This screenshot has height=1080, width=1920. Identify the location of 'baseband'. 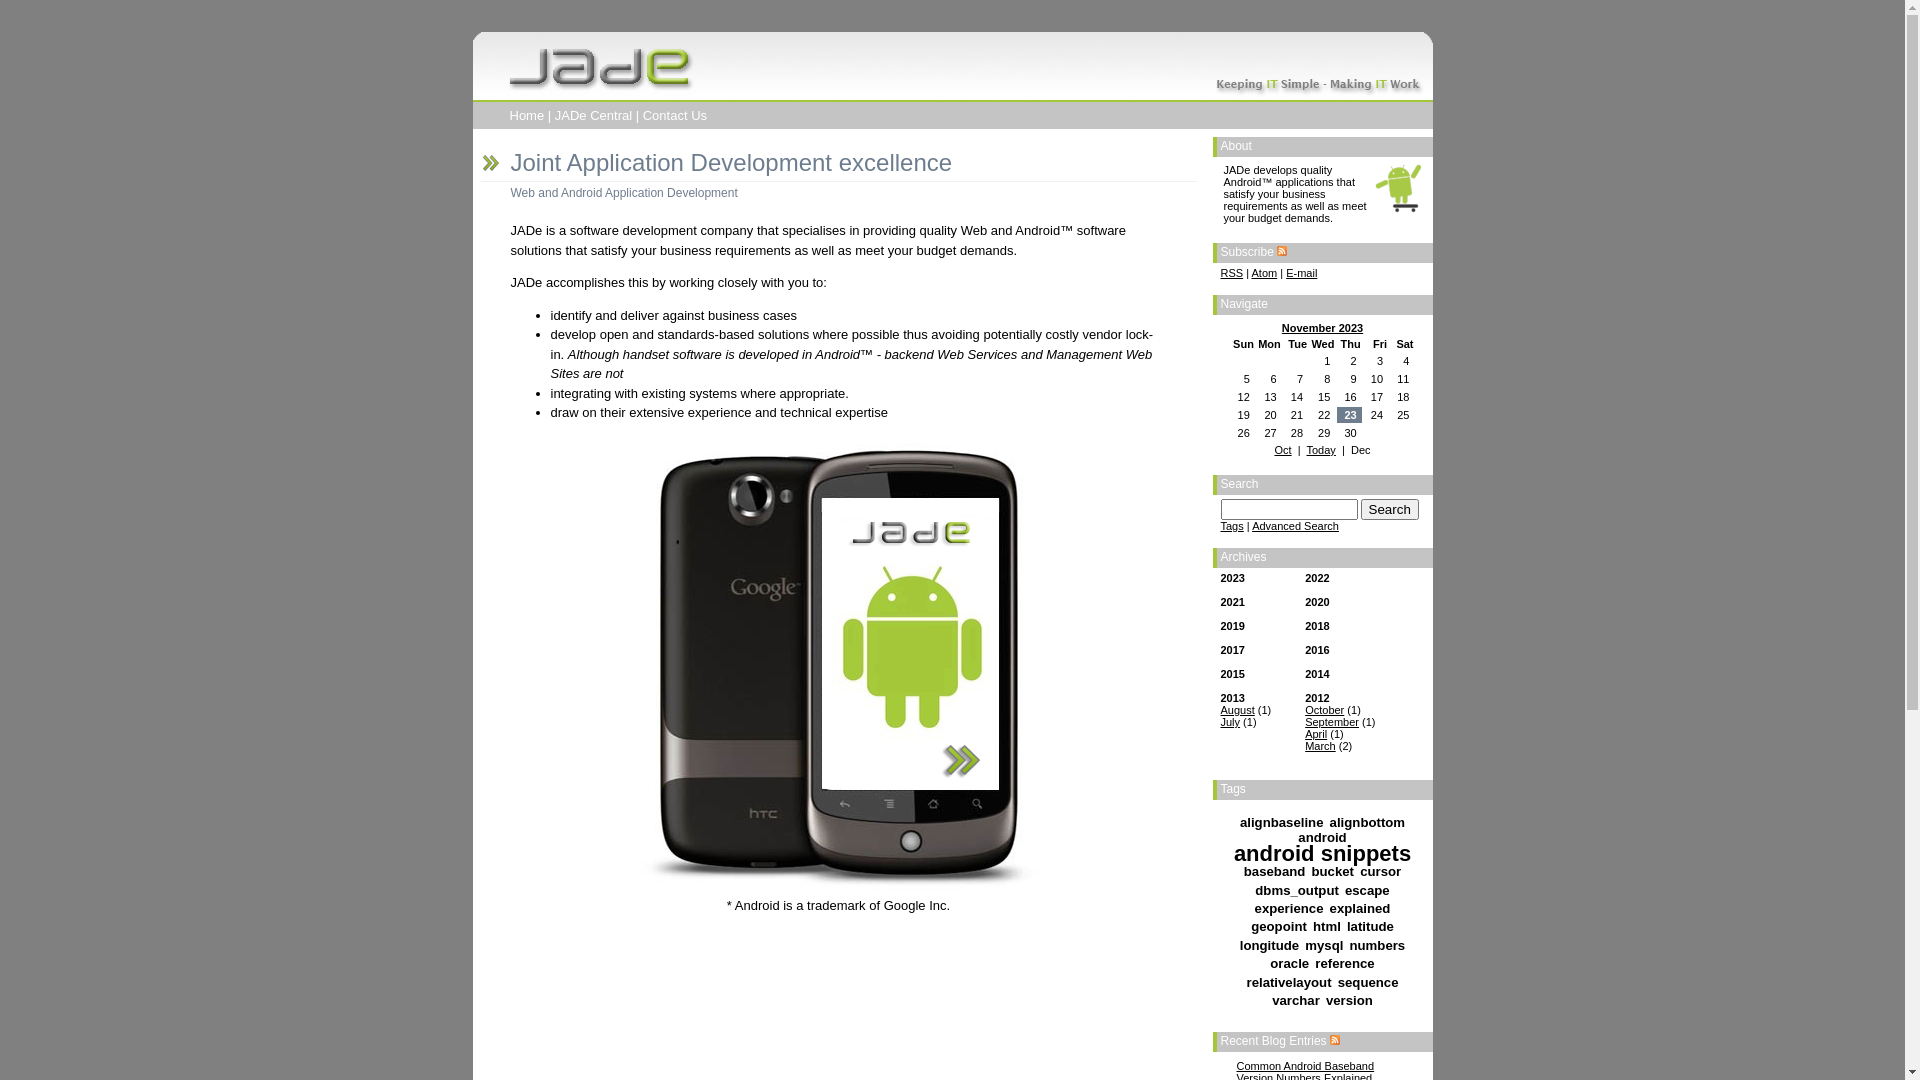
(1274, 870).